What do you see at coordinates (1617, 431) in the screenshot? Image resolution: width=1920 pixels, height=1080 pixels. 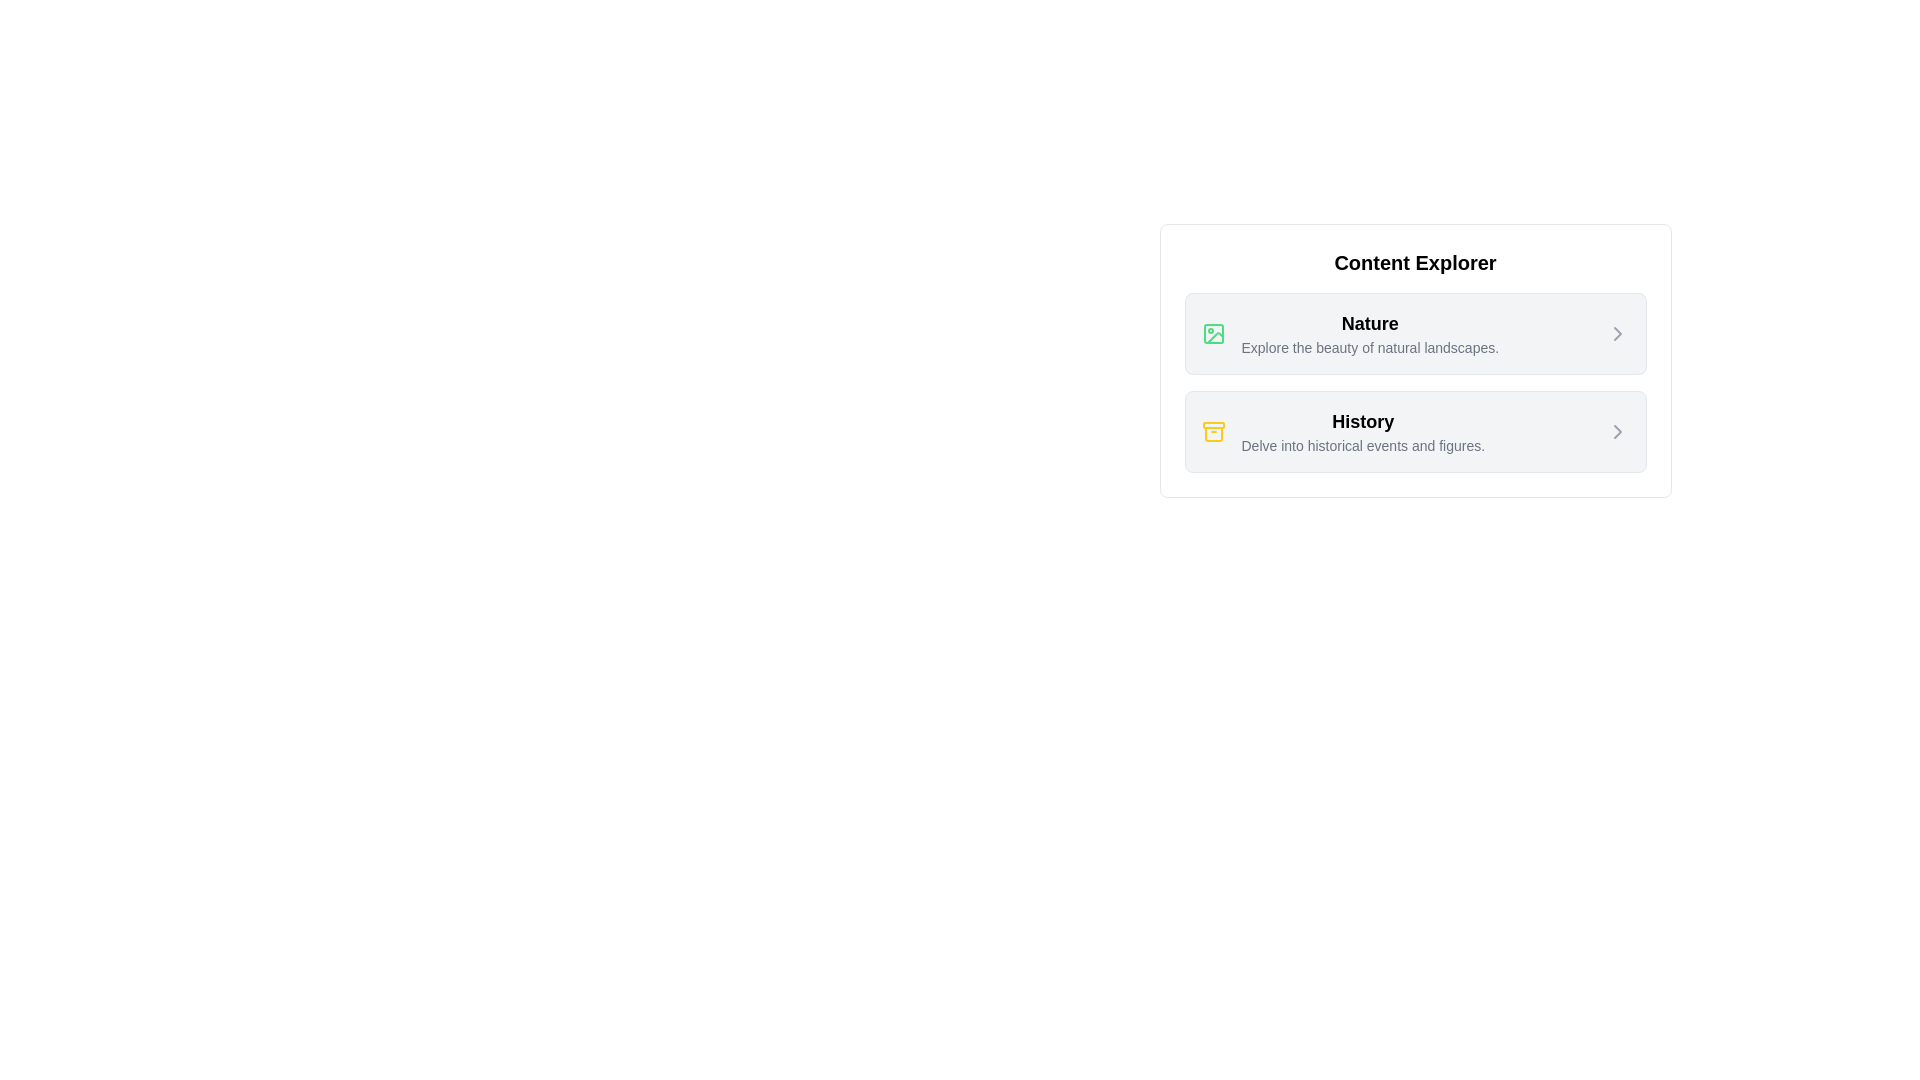 I see `the rightwards chevron arrow icon in the second list item labeled 'History' under 'Content Explorer'` at bounding box center [1617, 431].